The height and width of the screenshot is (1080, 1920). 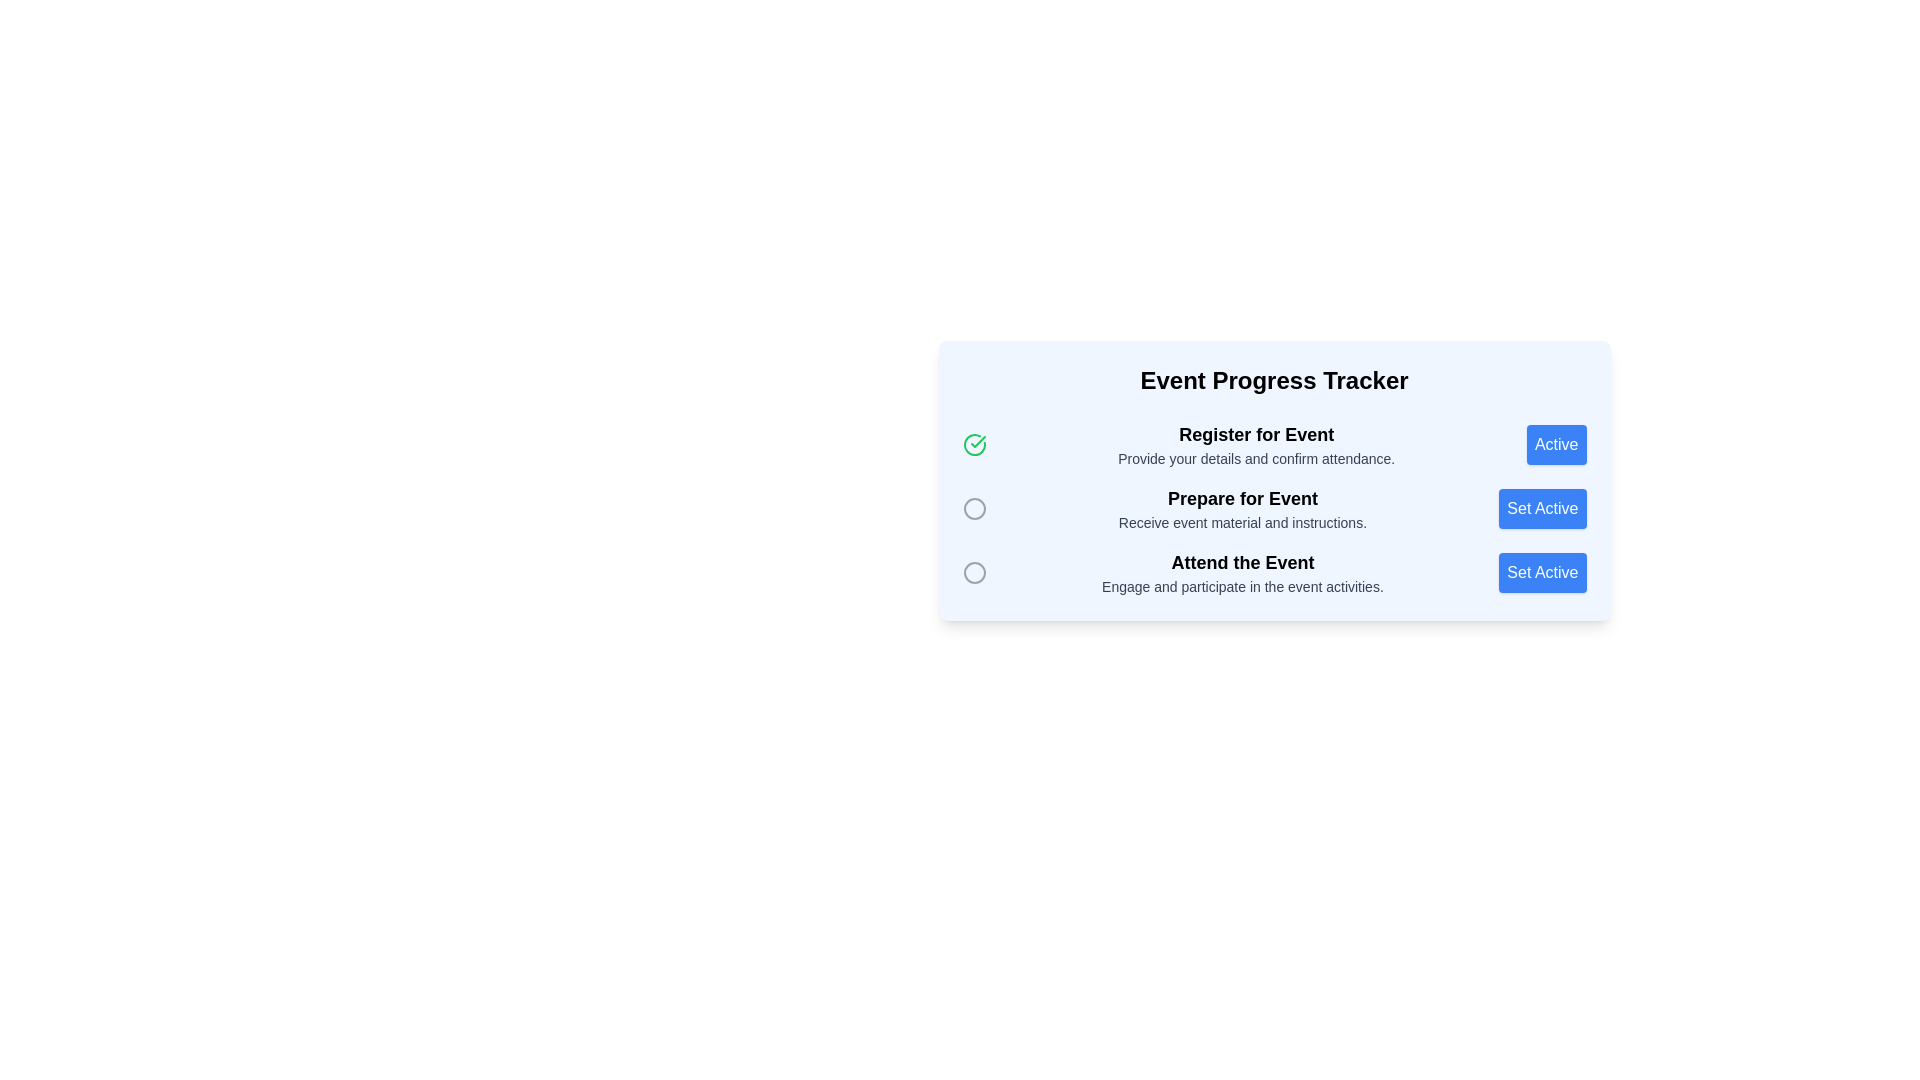 What do you see at coordinates (1242, 573) in the screenshot?
I see `the Text Label element displaying 'Attend the Event' and 'Engage and participate in the event activities', which is the third entry in the event progress tracker` at bounding box center [1242, 573].